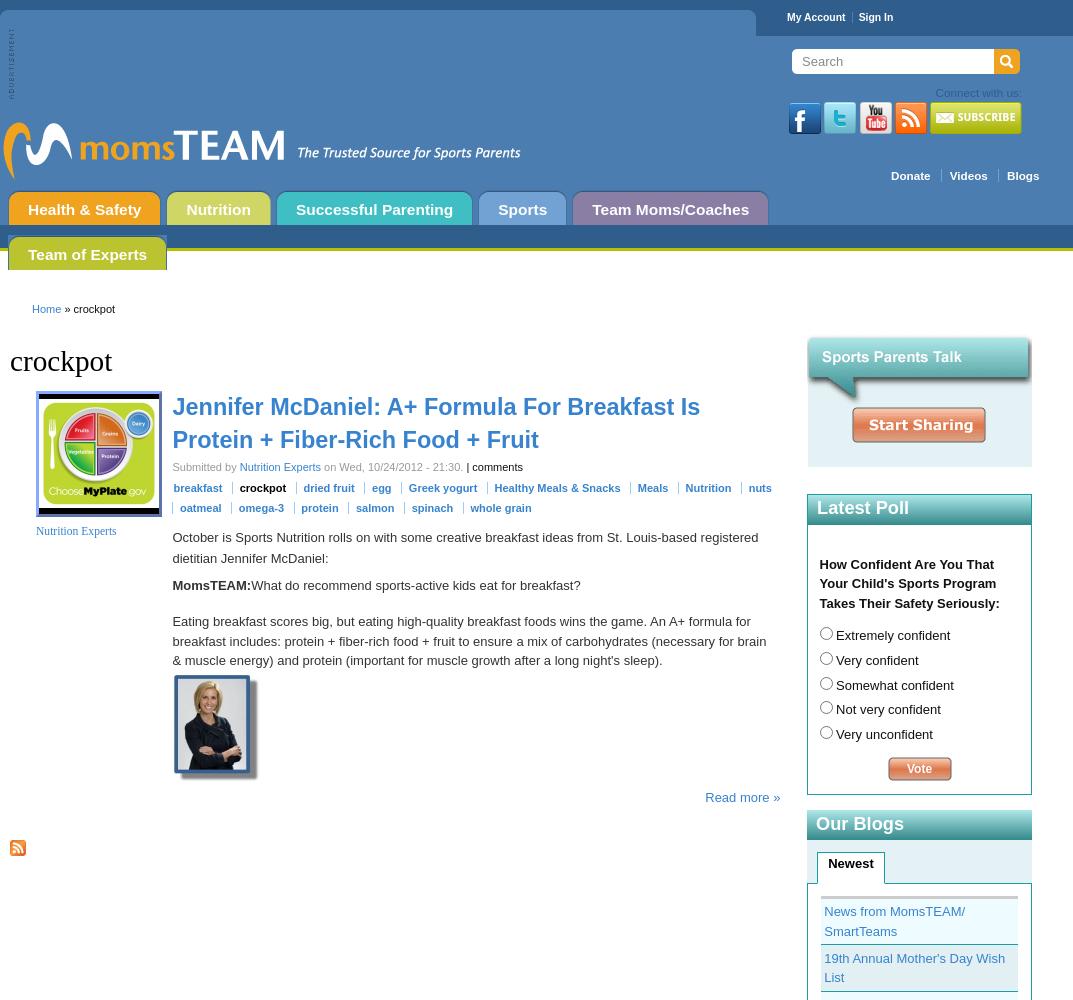  What do you see at coordinates (390, 466) in the screenshot?
I see `'on Wed, 10/24/2012 - 21:30.'` at bounding box center [390, 466].